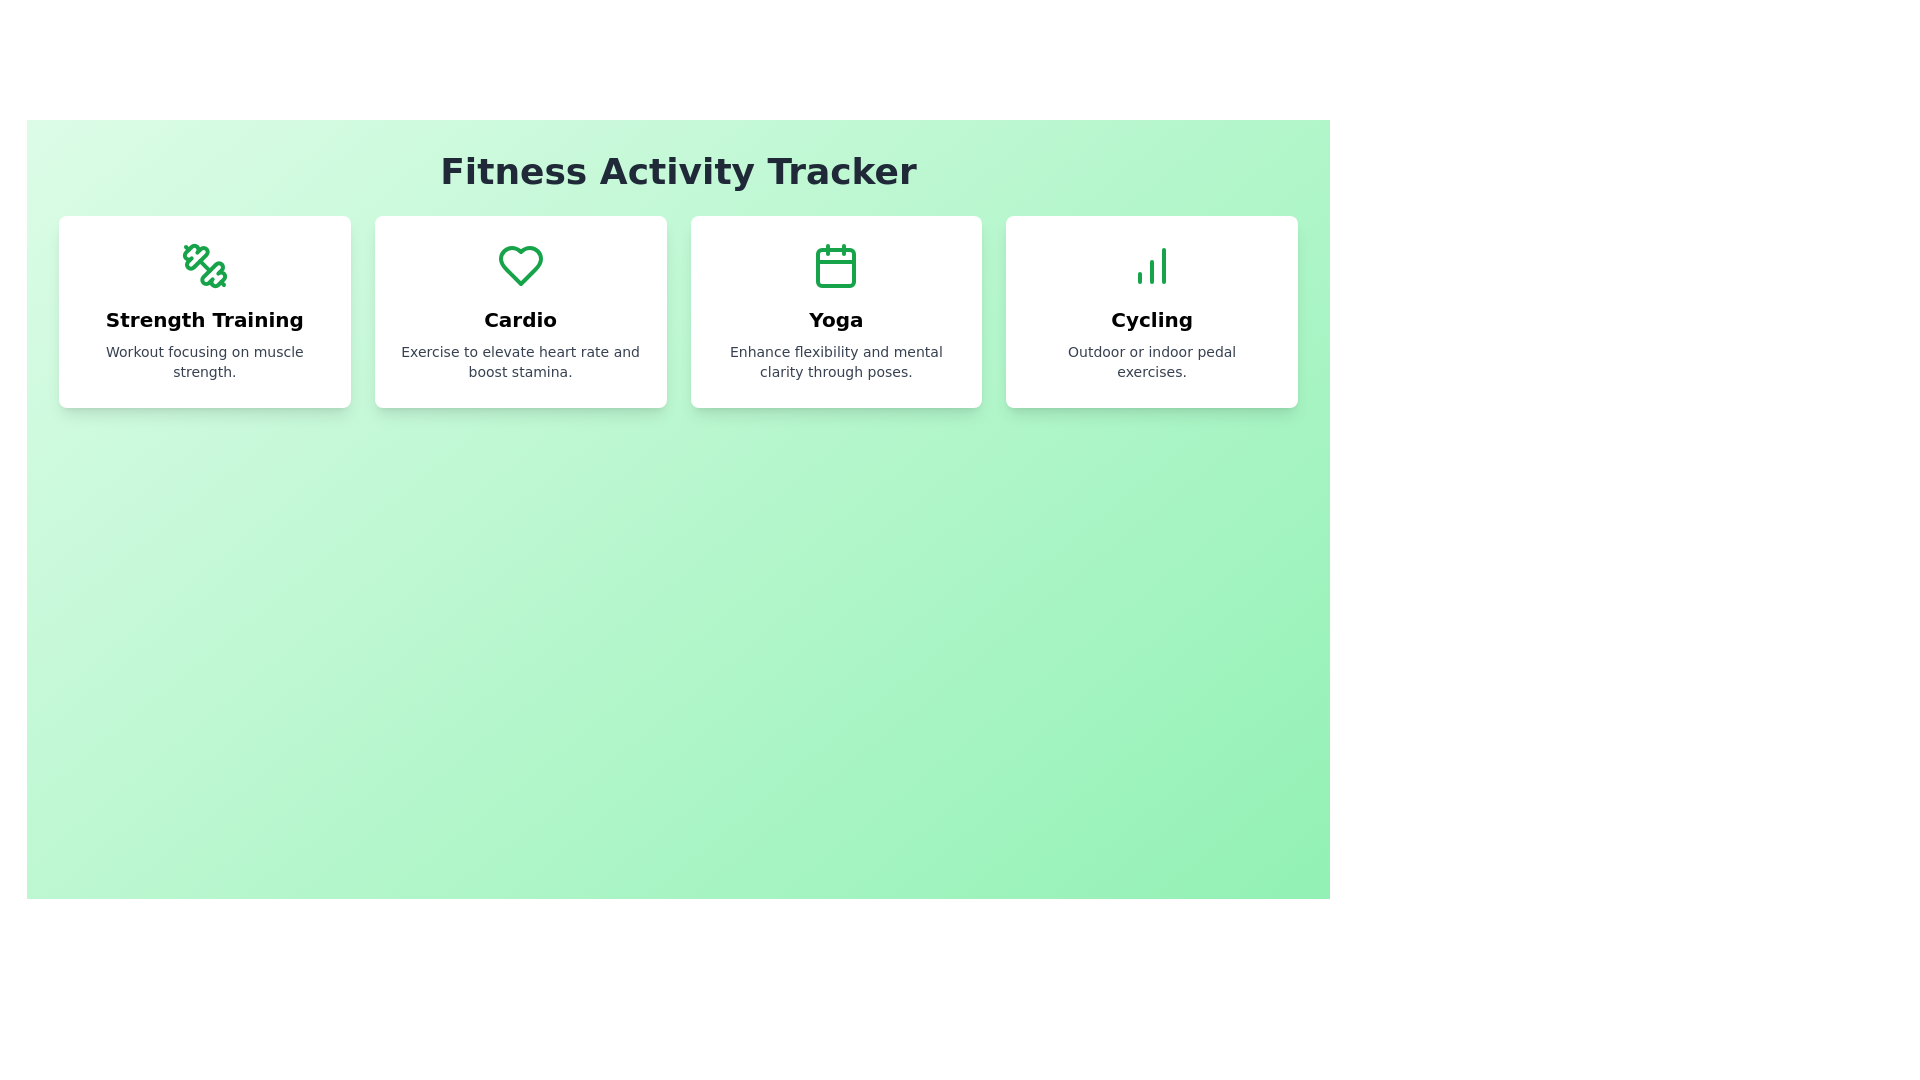 The width and height of the screenshot is (1920, 1080). Describe the element at coordinates (836, 266) in the screenshot. I see `the Decorative Graphic Element, which is a rectangular shape with rounded corners enclosed within a green calendar icon, located above the 'Yoga' card in the interface` at that location.